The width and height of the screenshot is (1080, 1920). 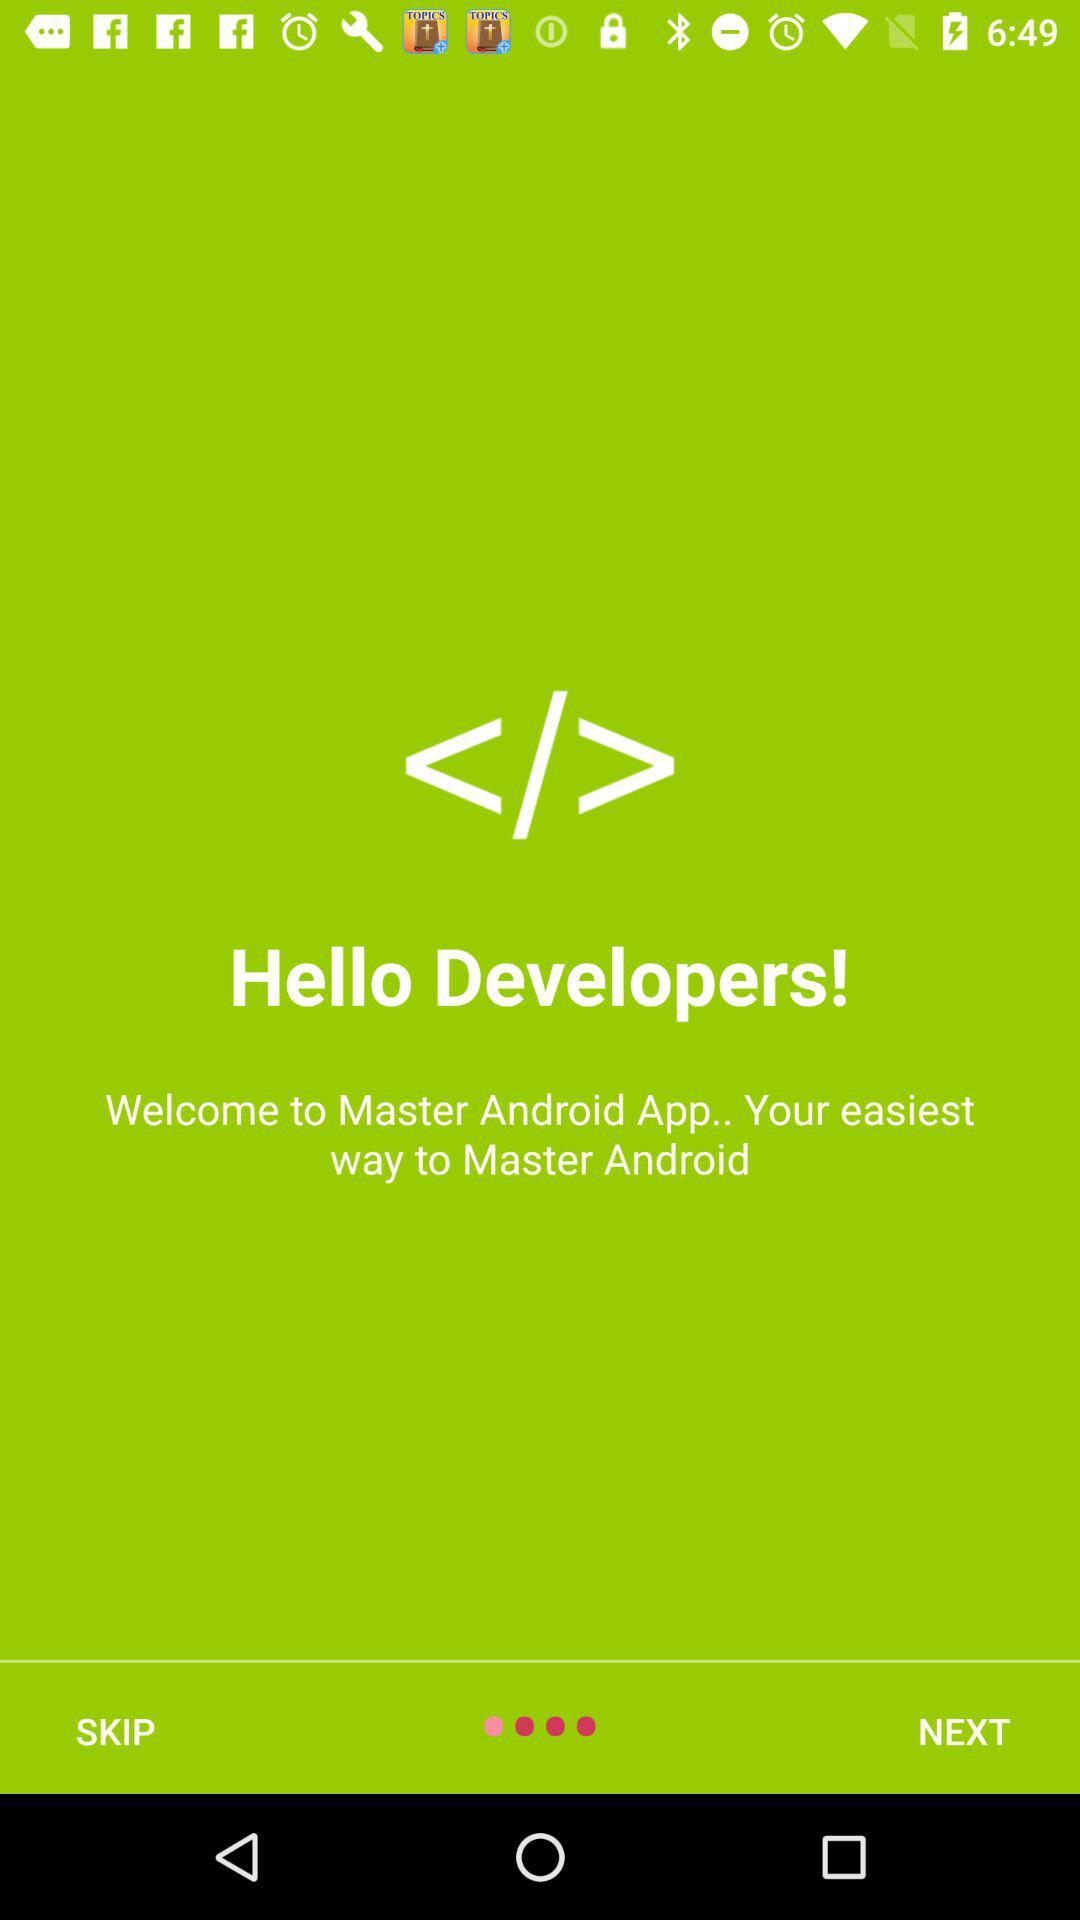 I want to click on the skip, so click(x=115, y=1730).